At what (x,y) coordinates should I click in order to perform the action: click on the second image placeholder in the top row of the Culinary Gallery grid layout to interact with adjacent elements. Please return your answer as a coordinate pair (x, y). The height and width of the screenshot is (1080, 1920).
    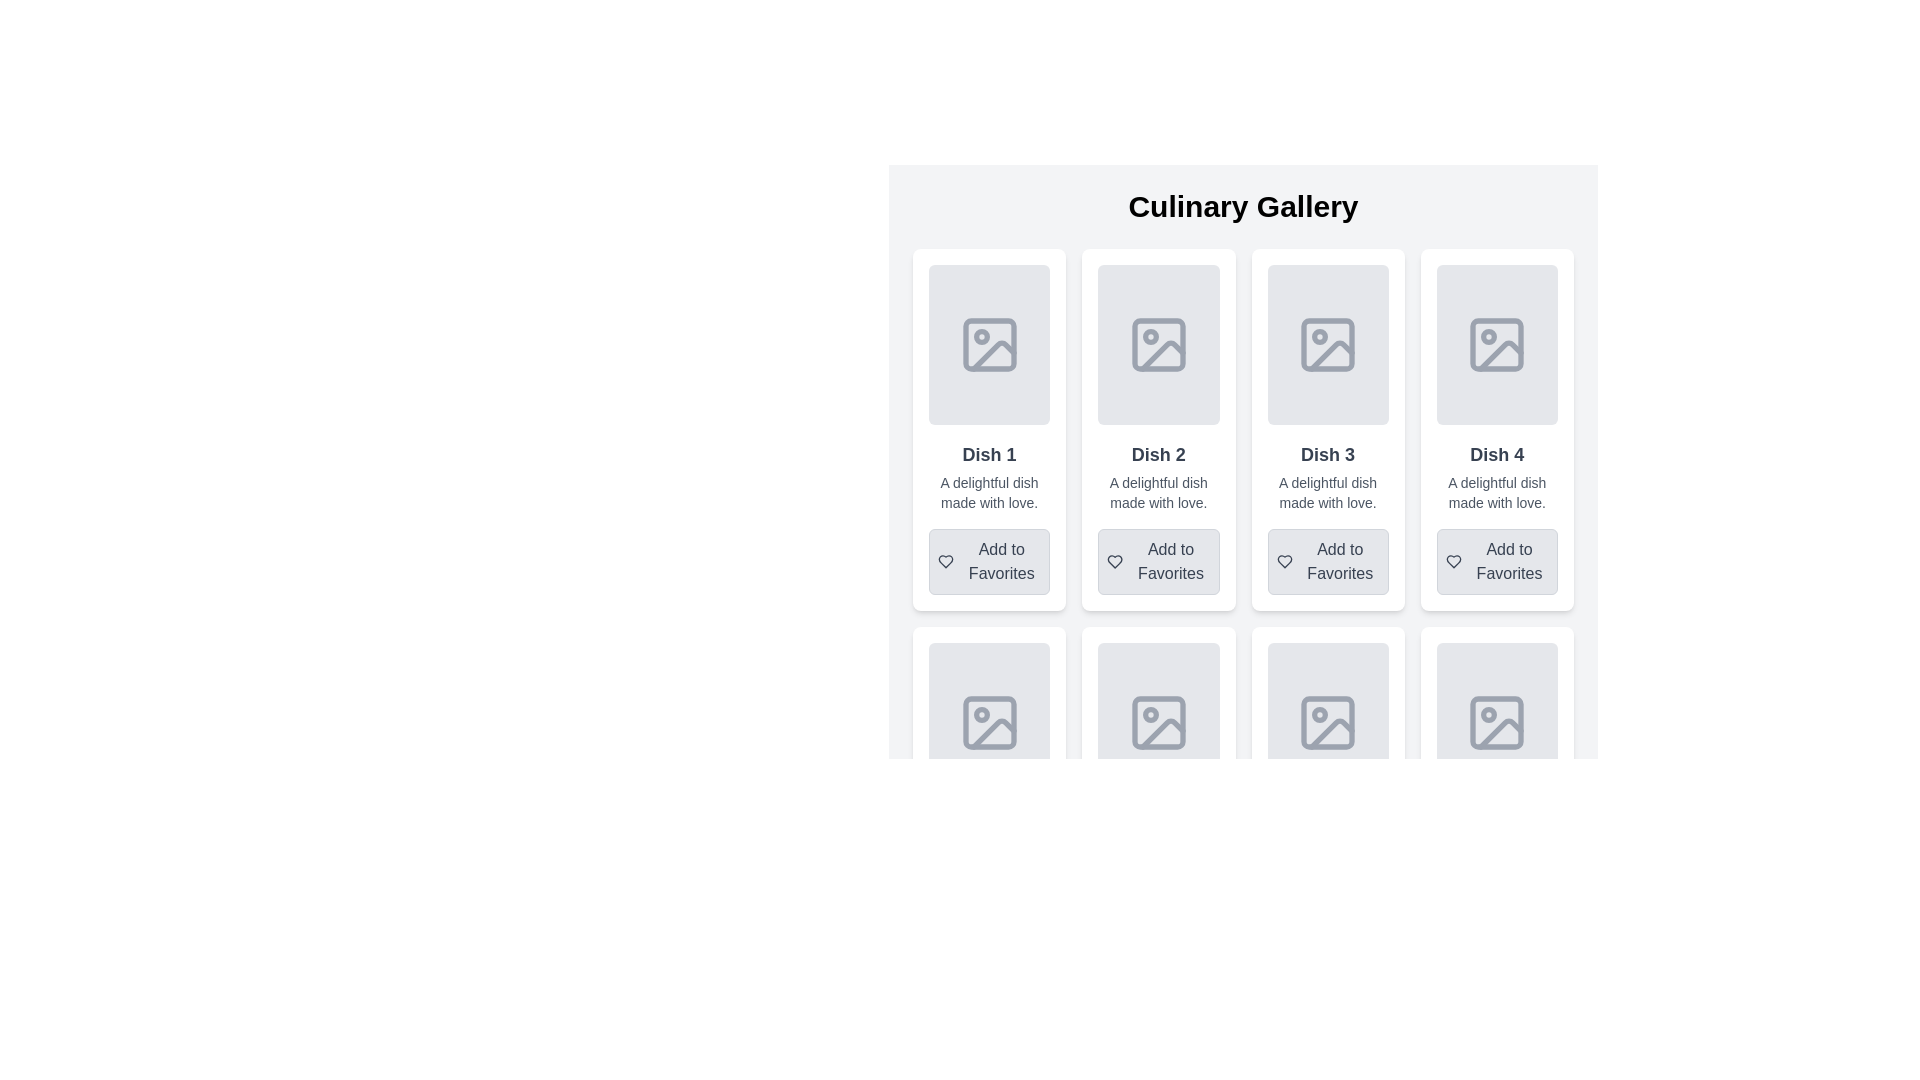
    Looking at the image, I should click on (1162, 355).